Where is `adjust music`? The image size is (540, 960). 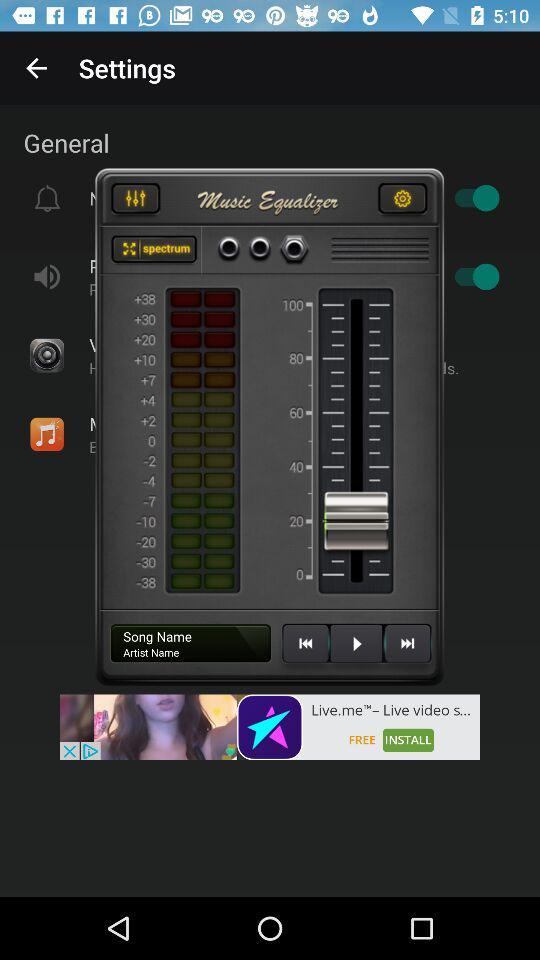
adjust music is located at coordinates (135, 201).